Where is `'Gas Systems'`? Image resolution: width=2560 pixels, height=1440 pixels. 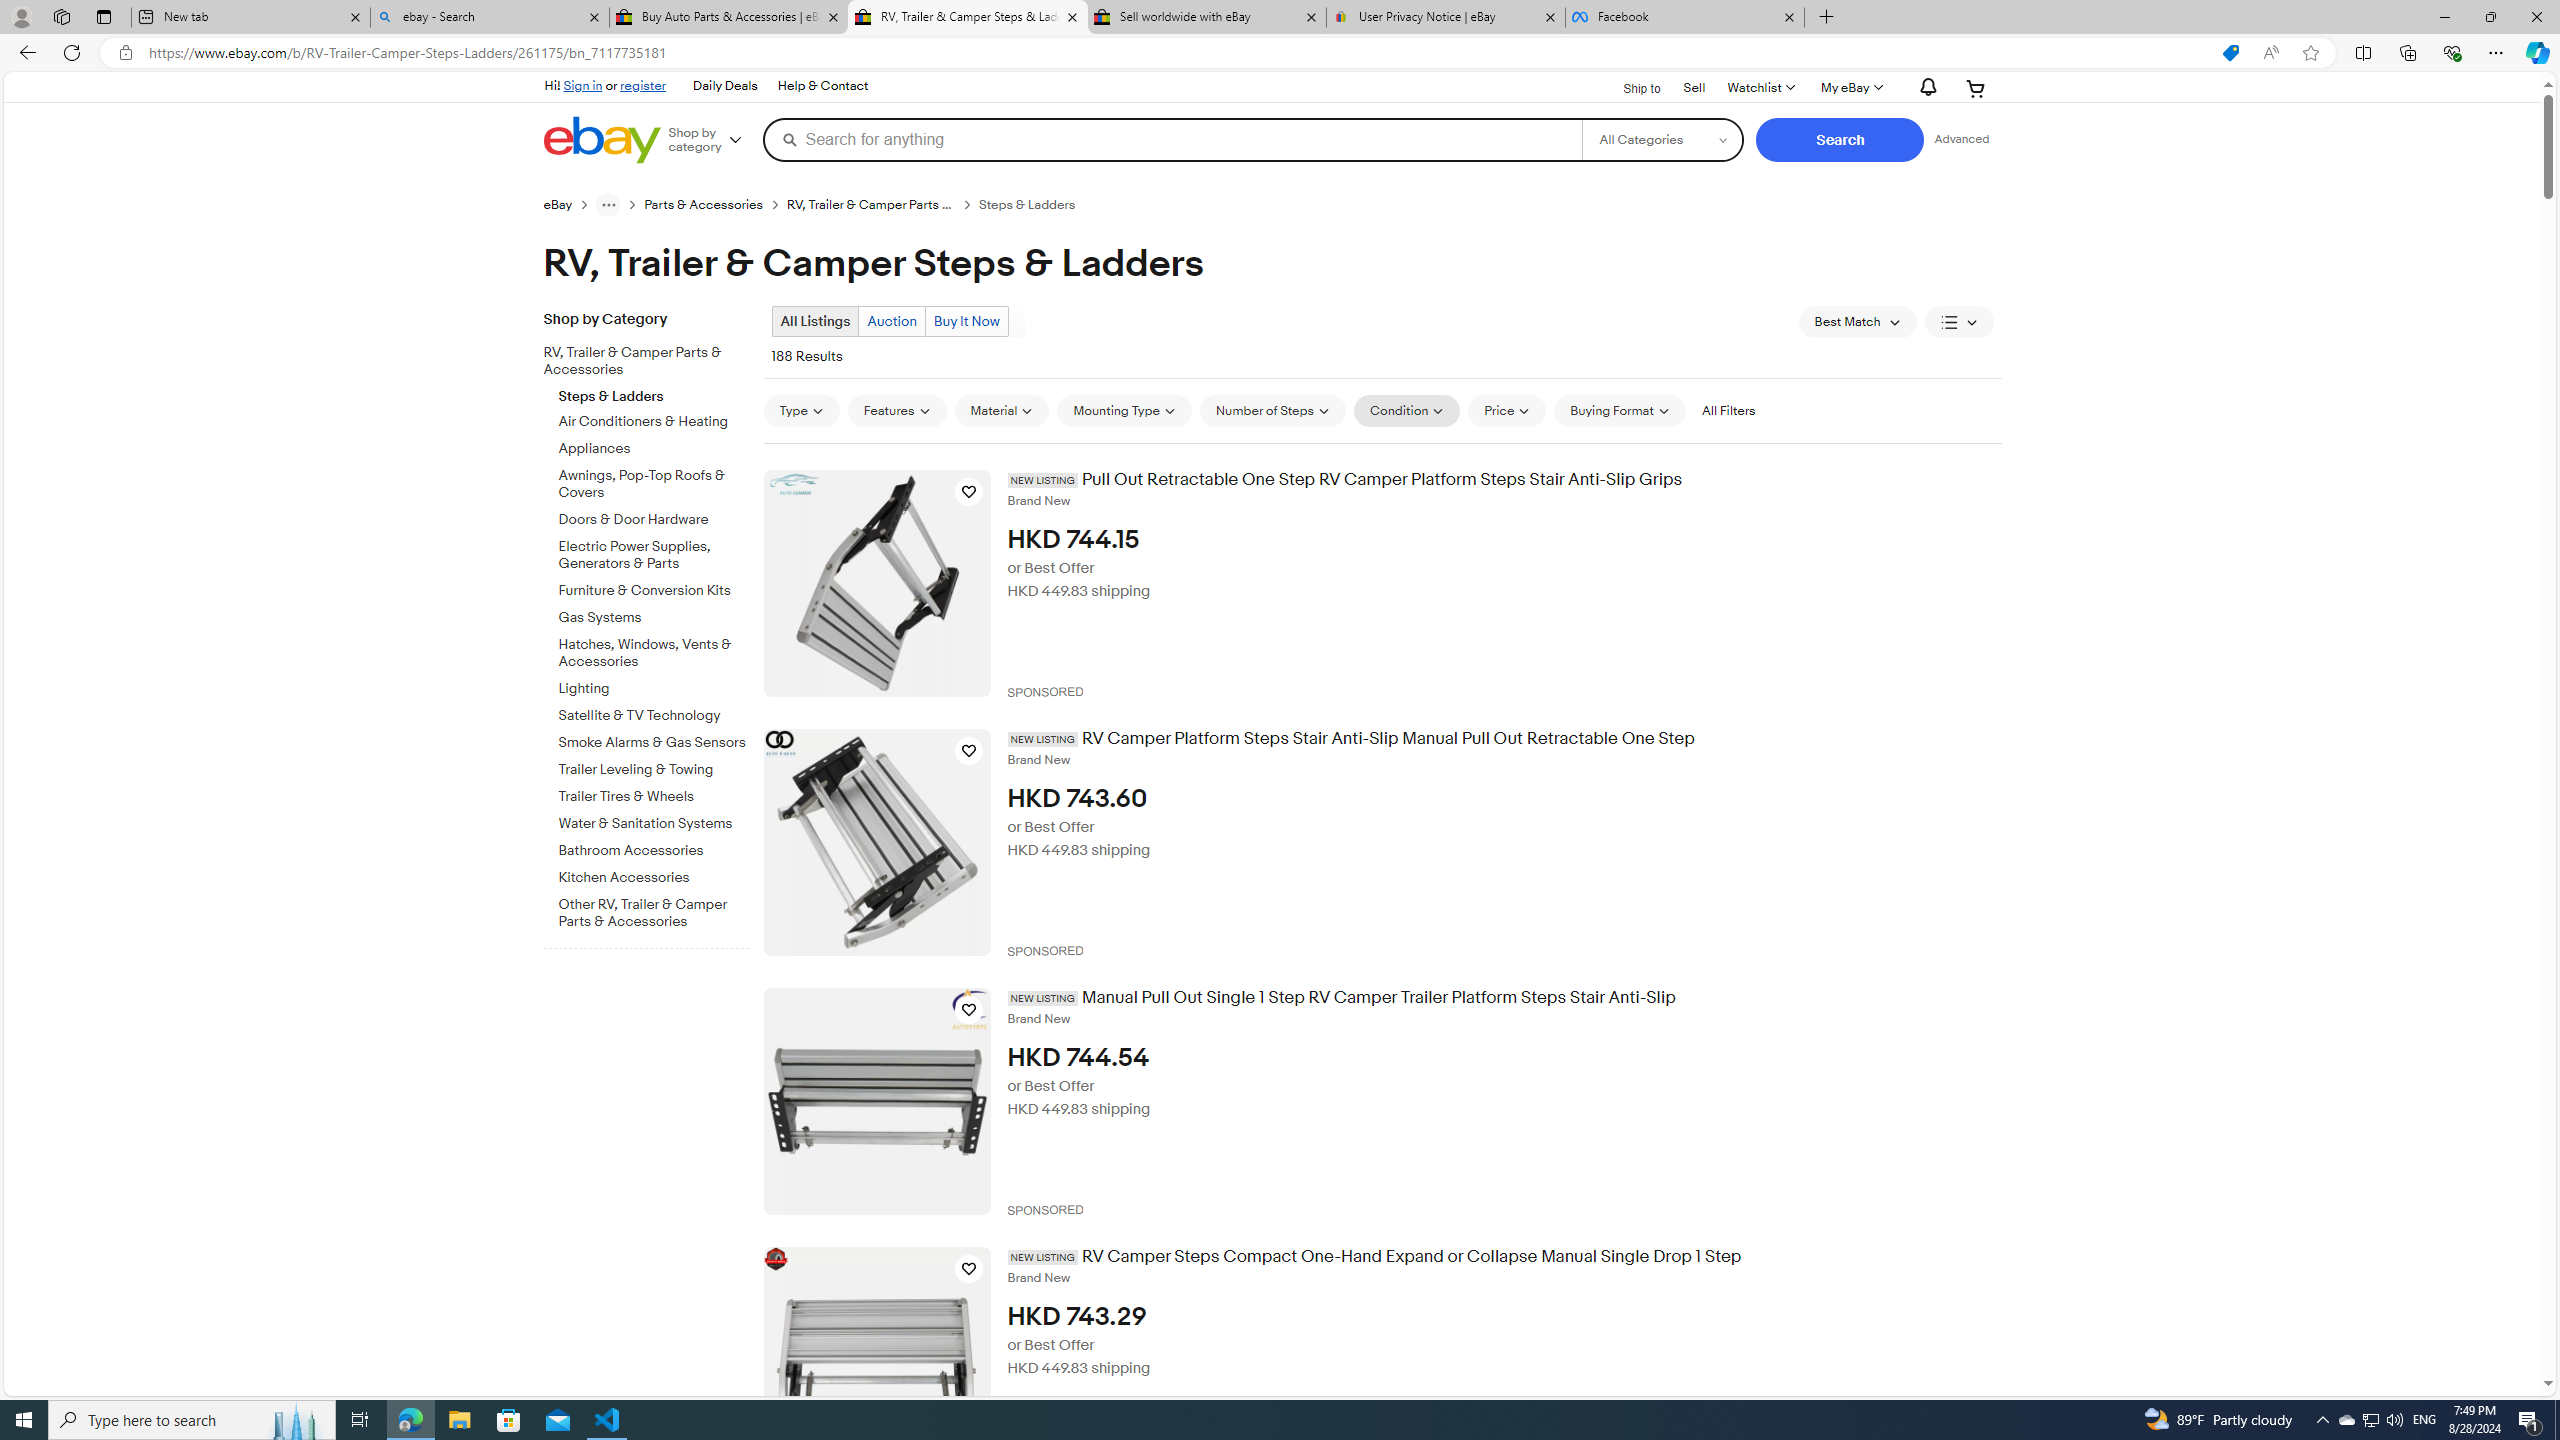 'Gas Systems' is located at coordinates (653, 617).